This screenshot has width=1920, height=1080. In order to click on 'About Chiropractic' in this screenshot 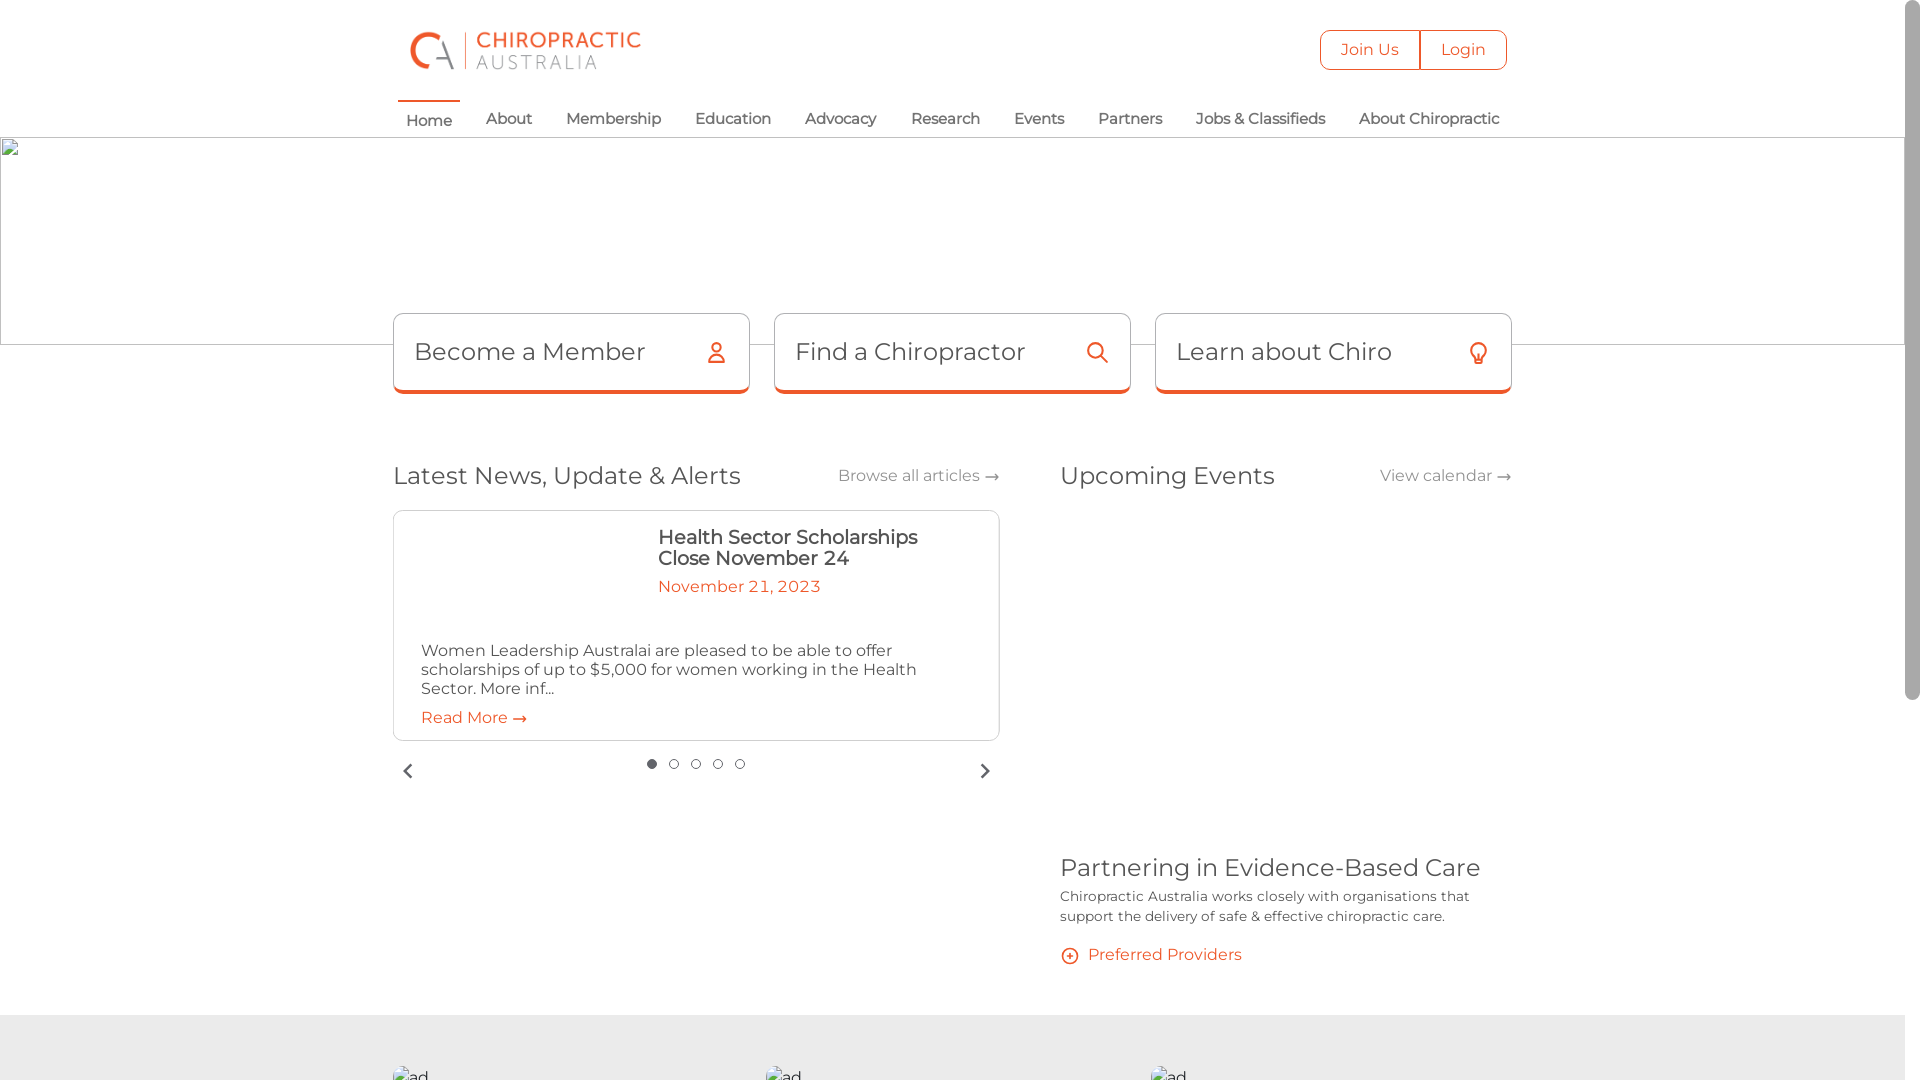, I will do `click(1350, 119)`.